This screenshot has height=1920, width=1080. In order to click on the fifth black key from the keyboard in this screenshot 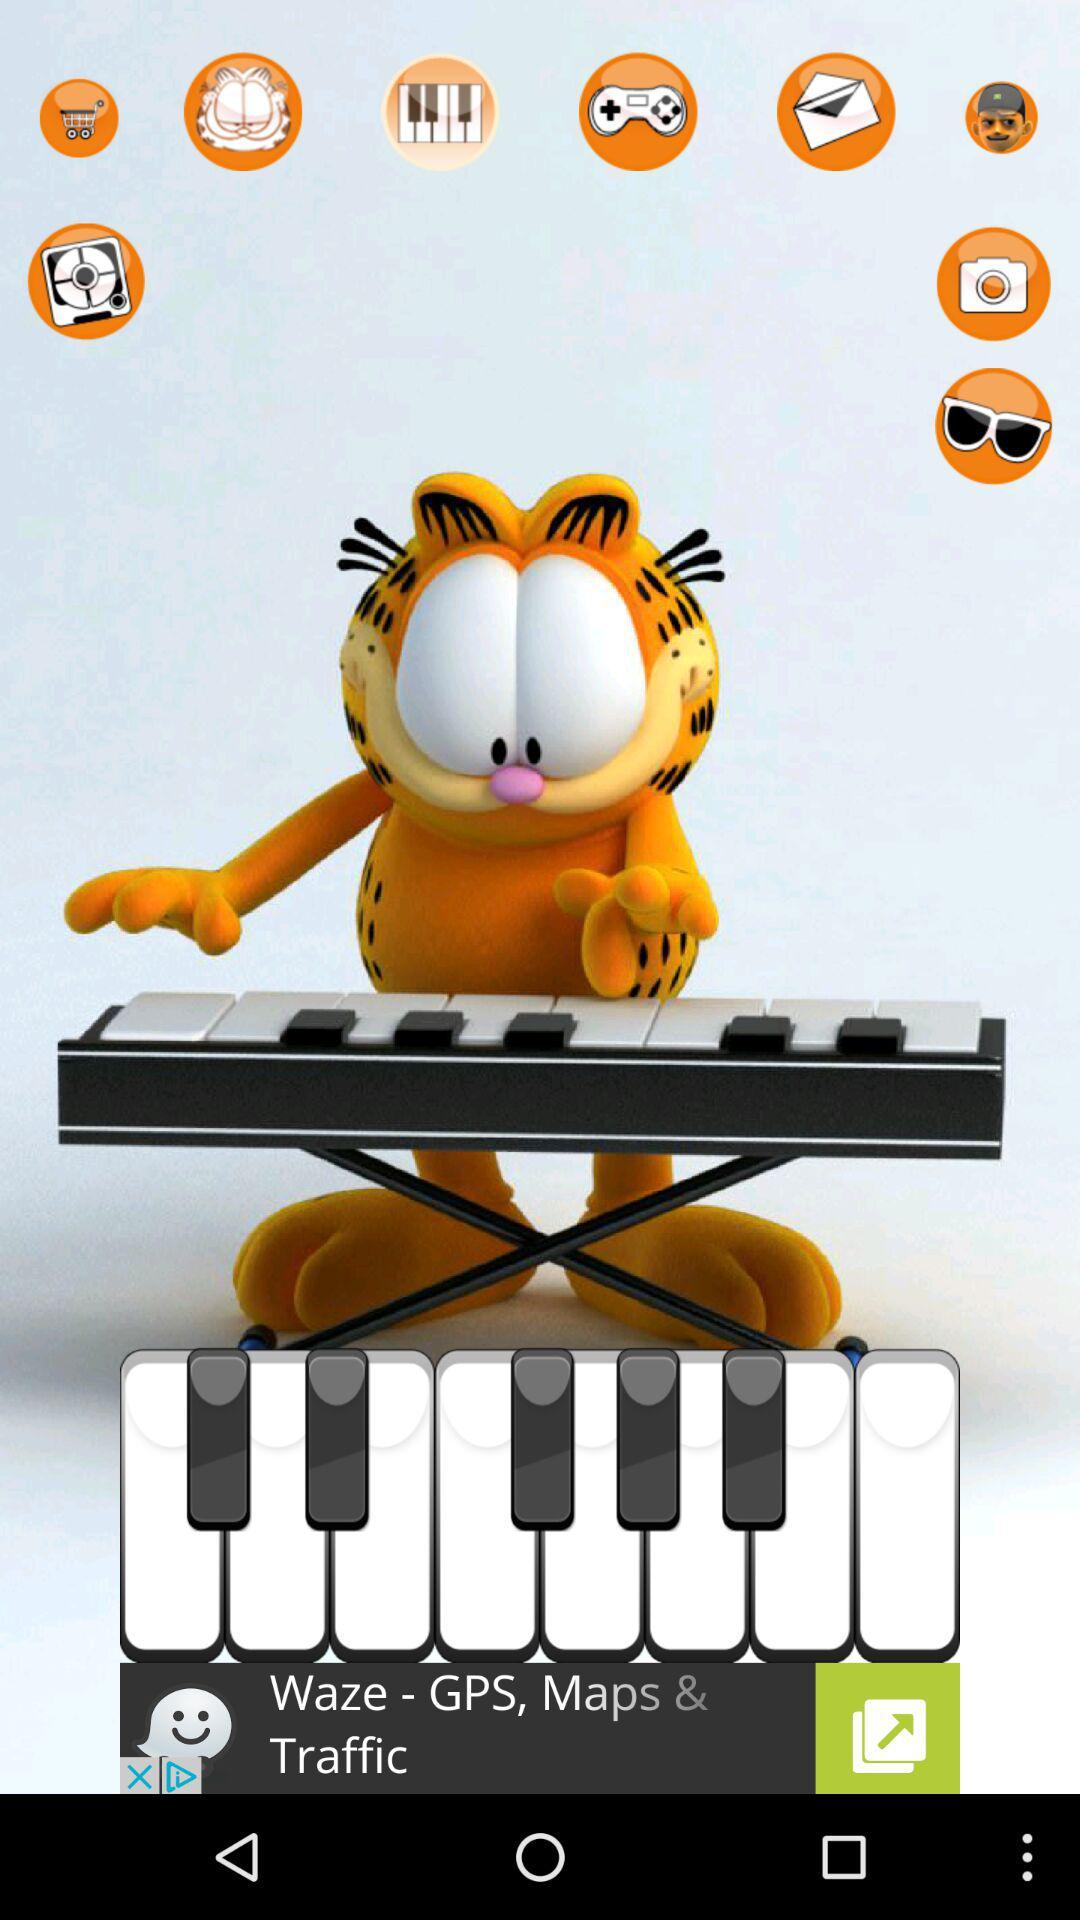, I will do `click(755, 1440)`.